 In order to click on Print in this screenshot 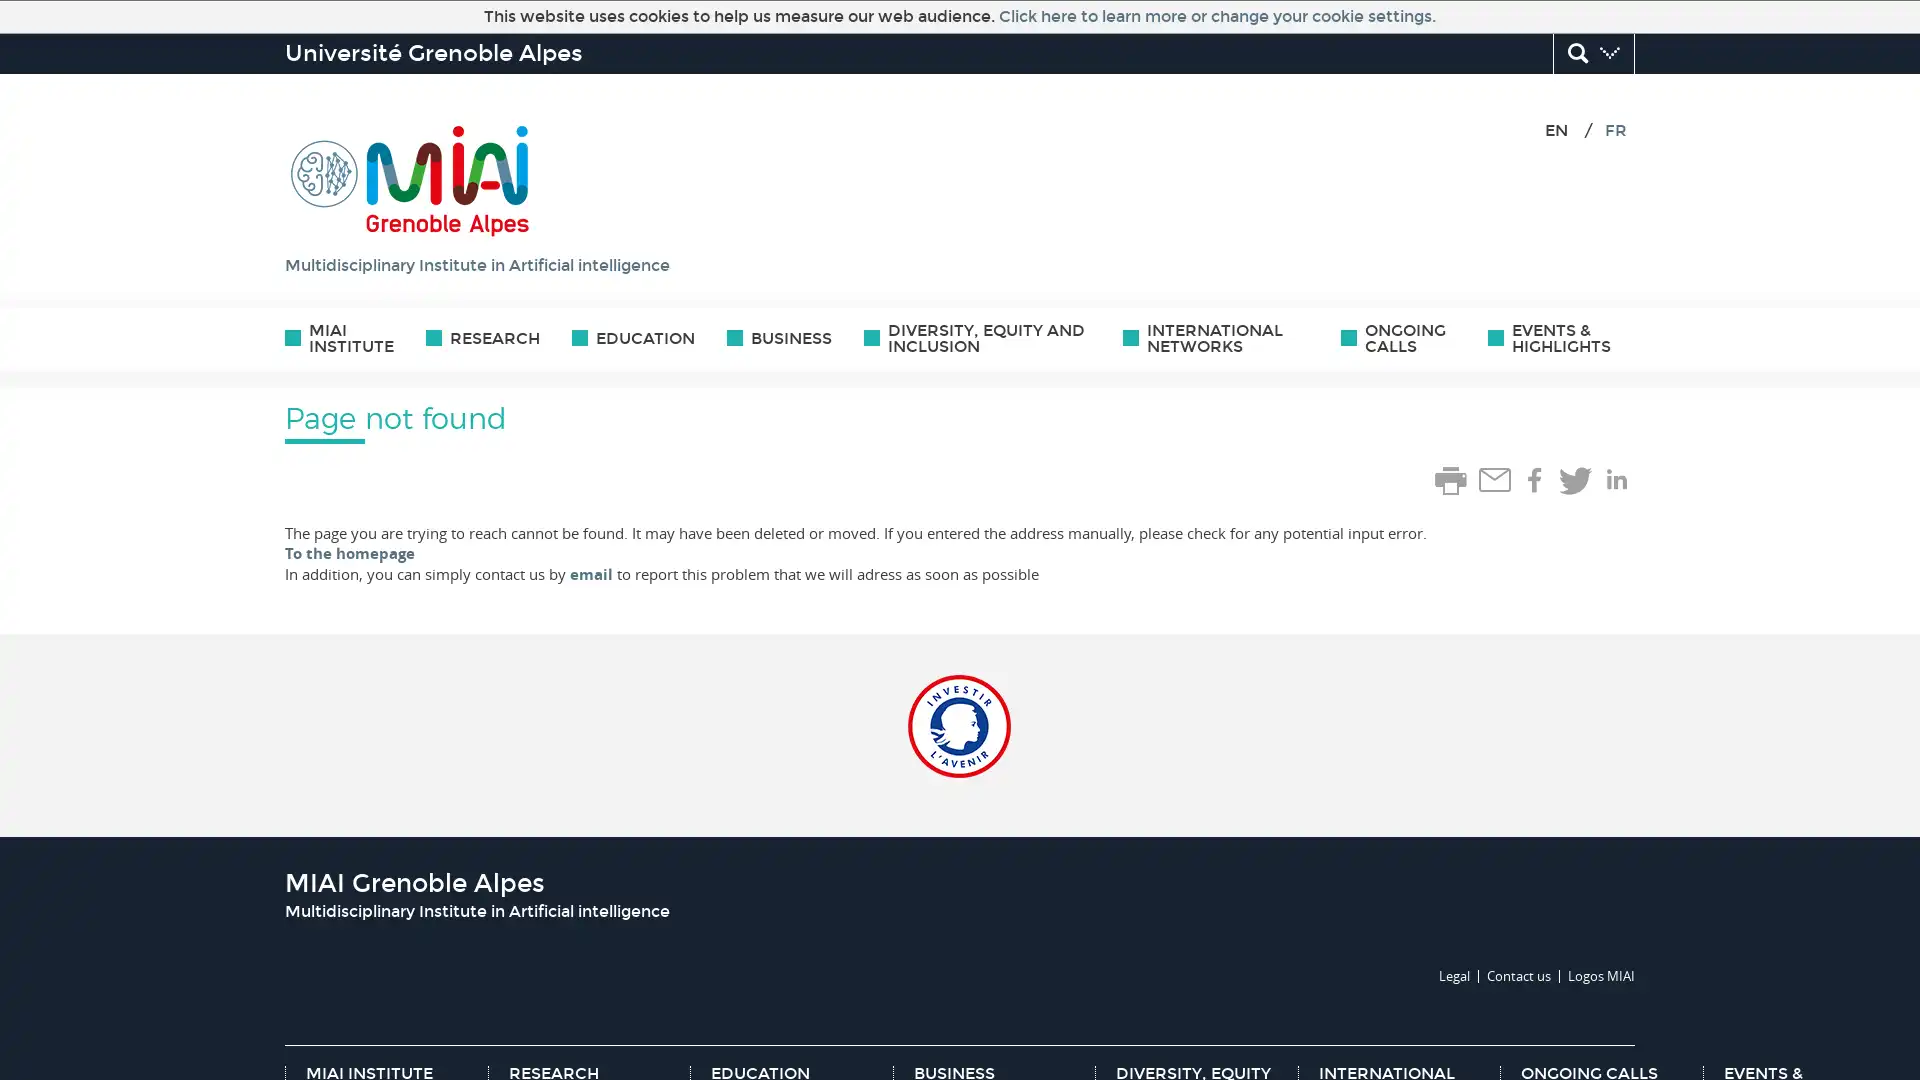, I will do `click(1450, 481)`.